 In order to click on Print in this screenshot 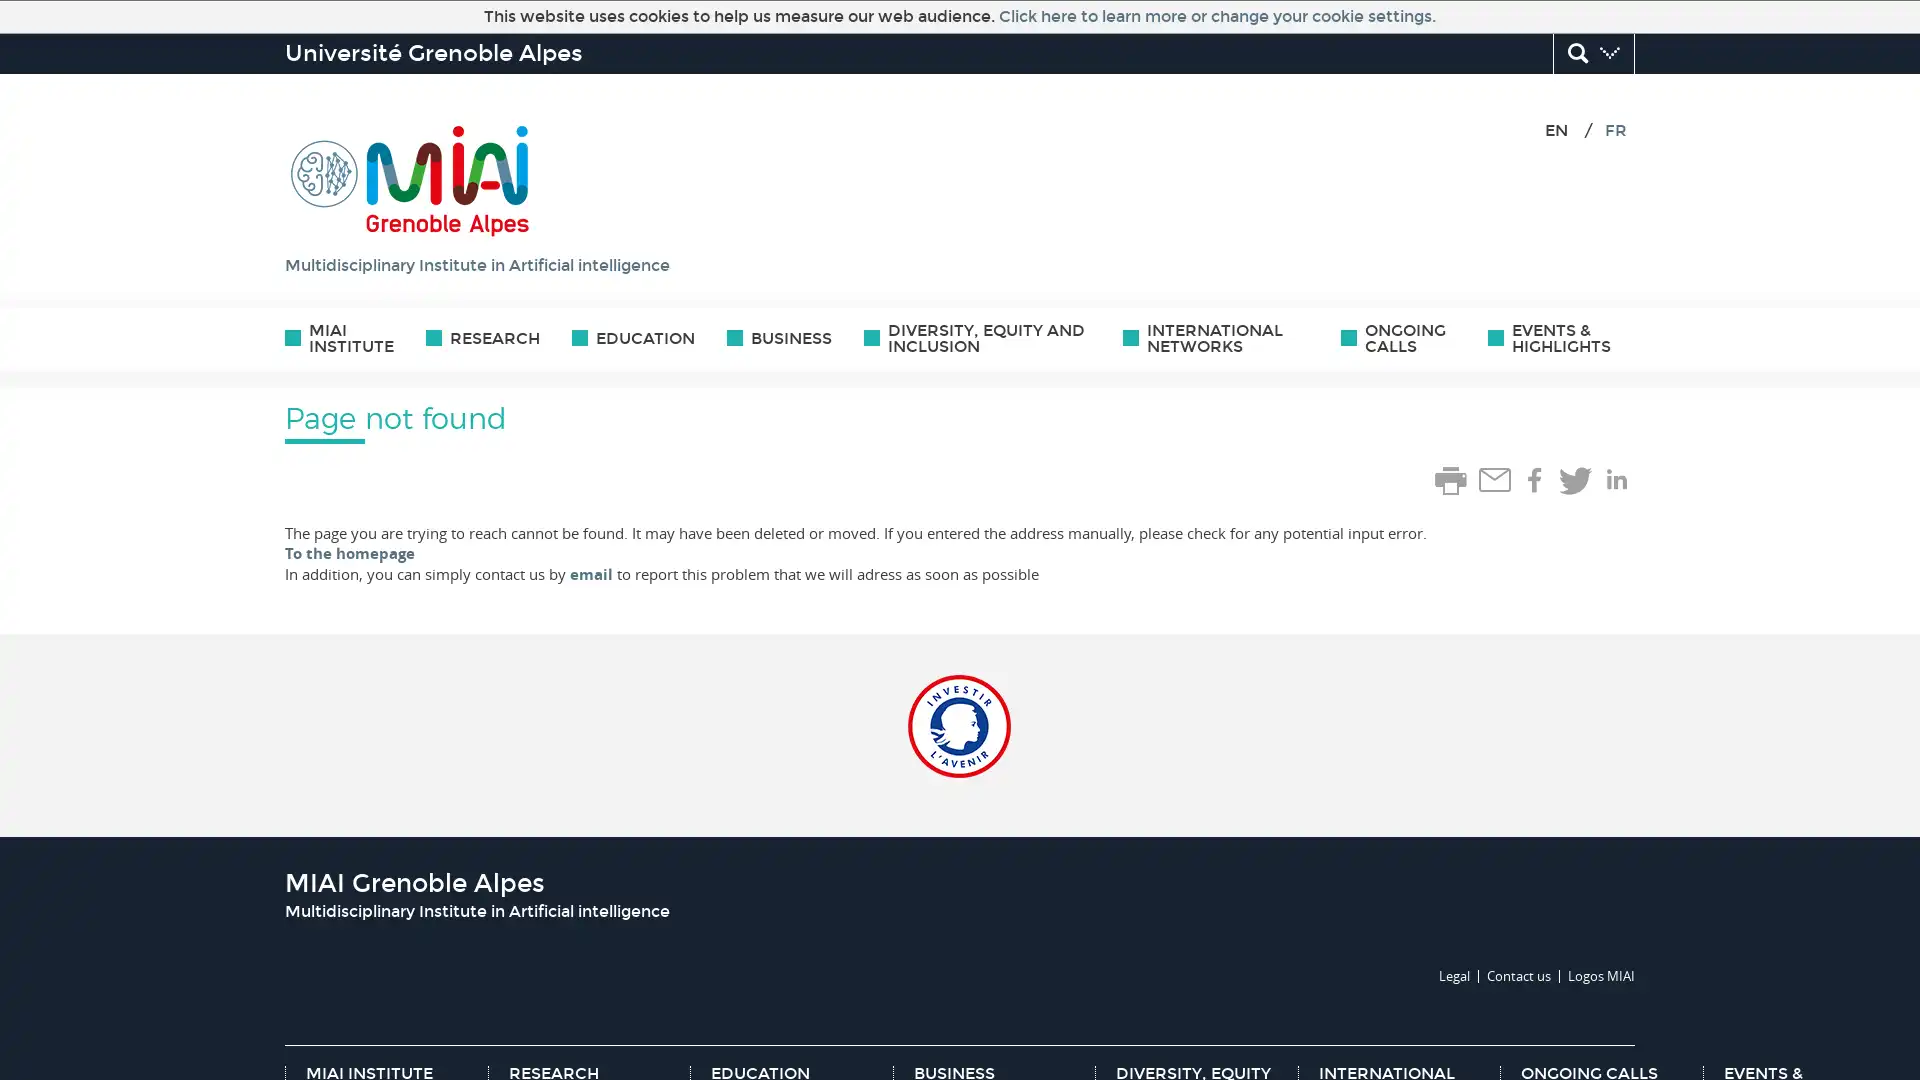, I will do `click(1450, 481)`.